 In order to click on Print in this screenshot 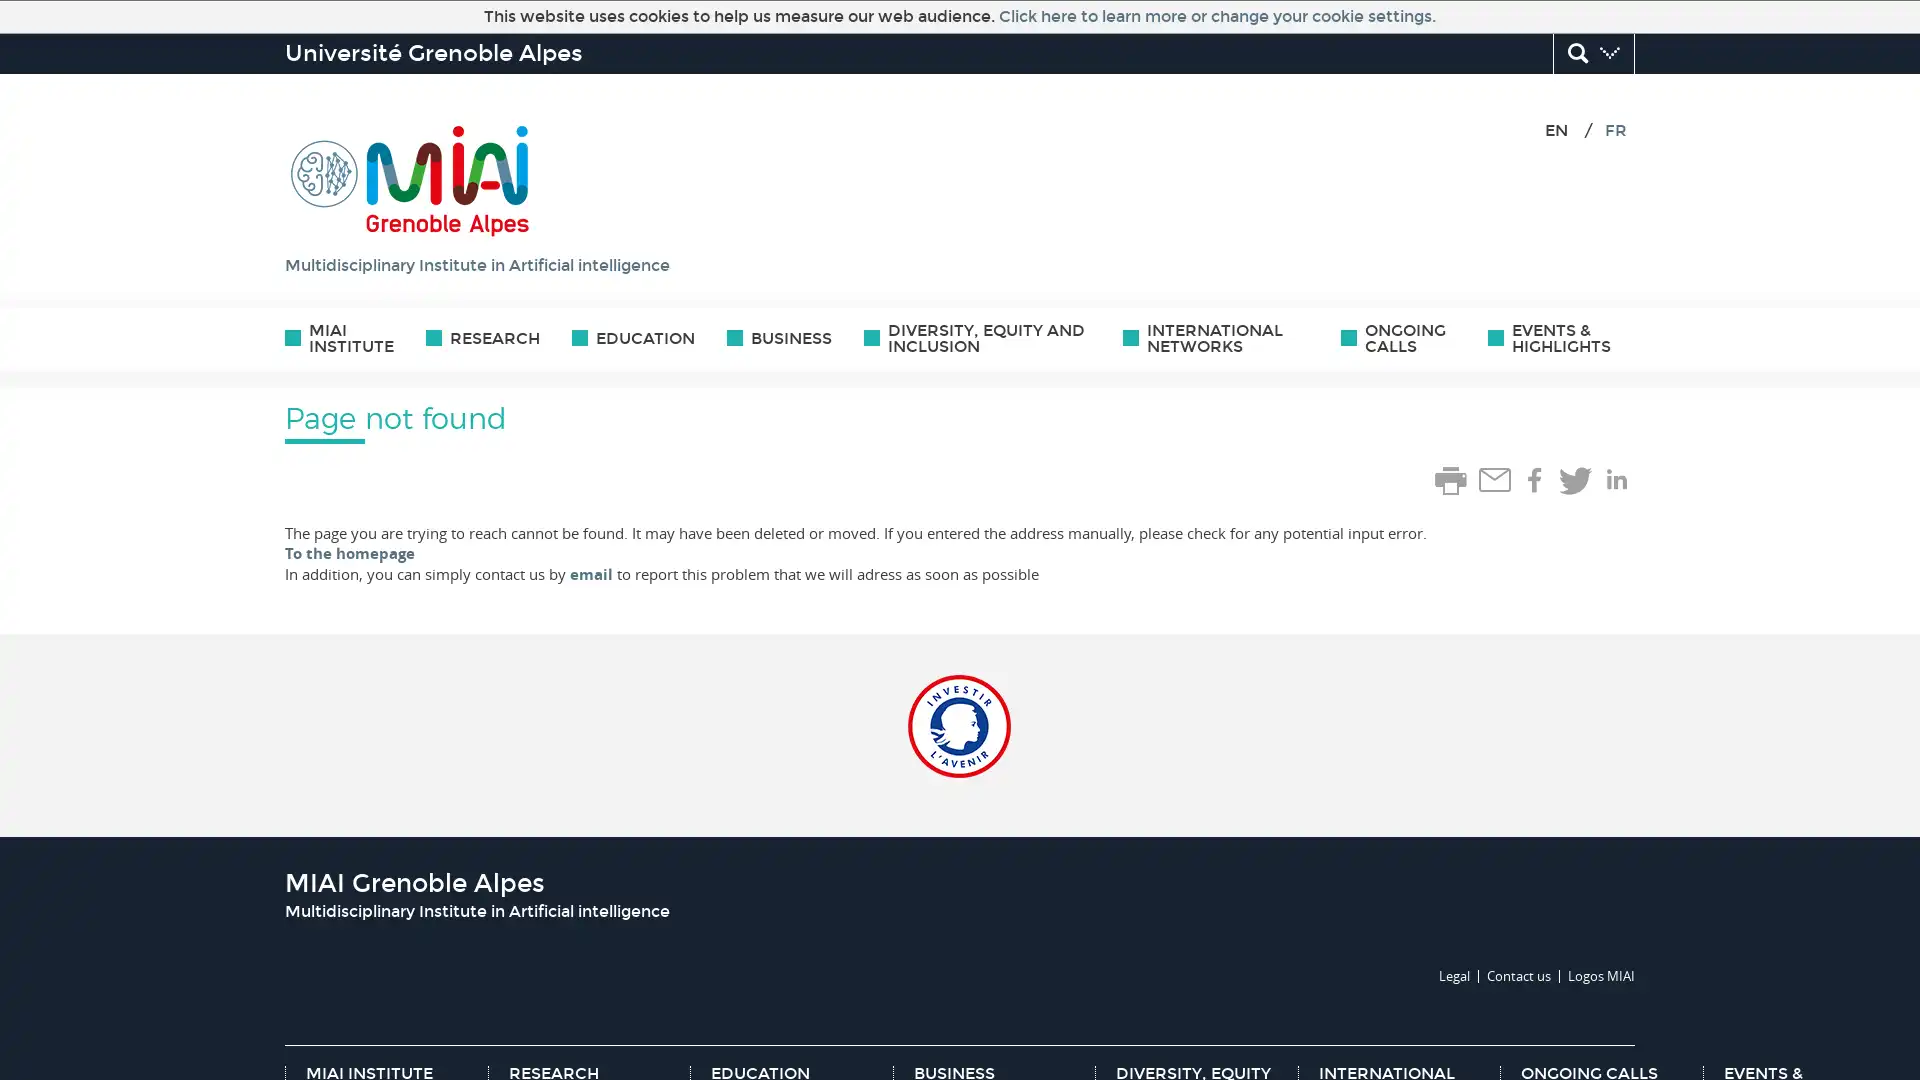, I will do `click(1450, 481)`.